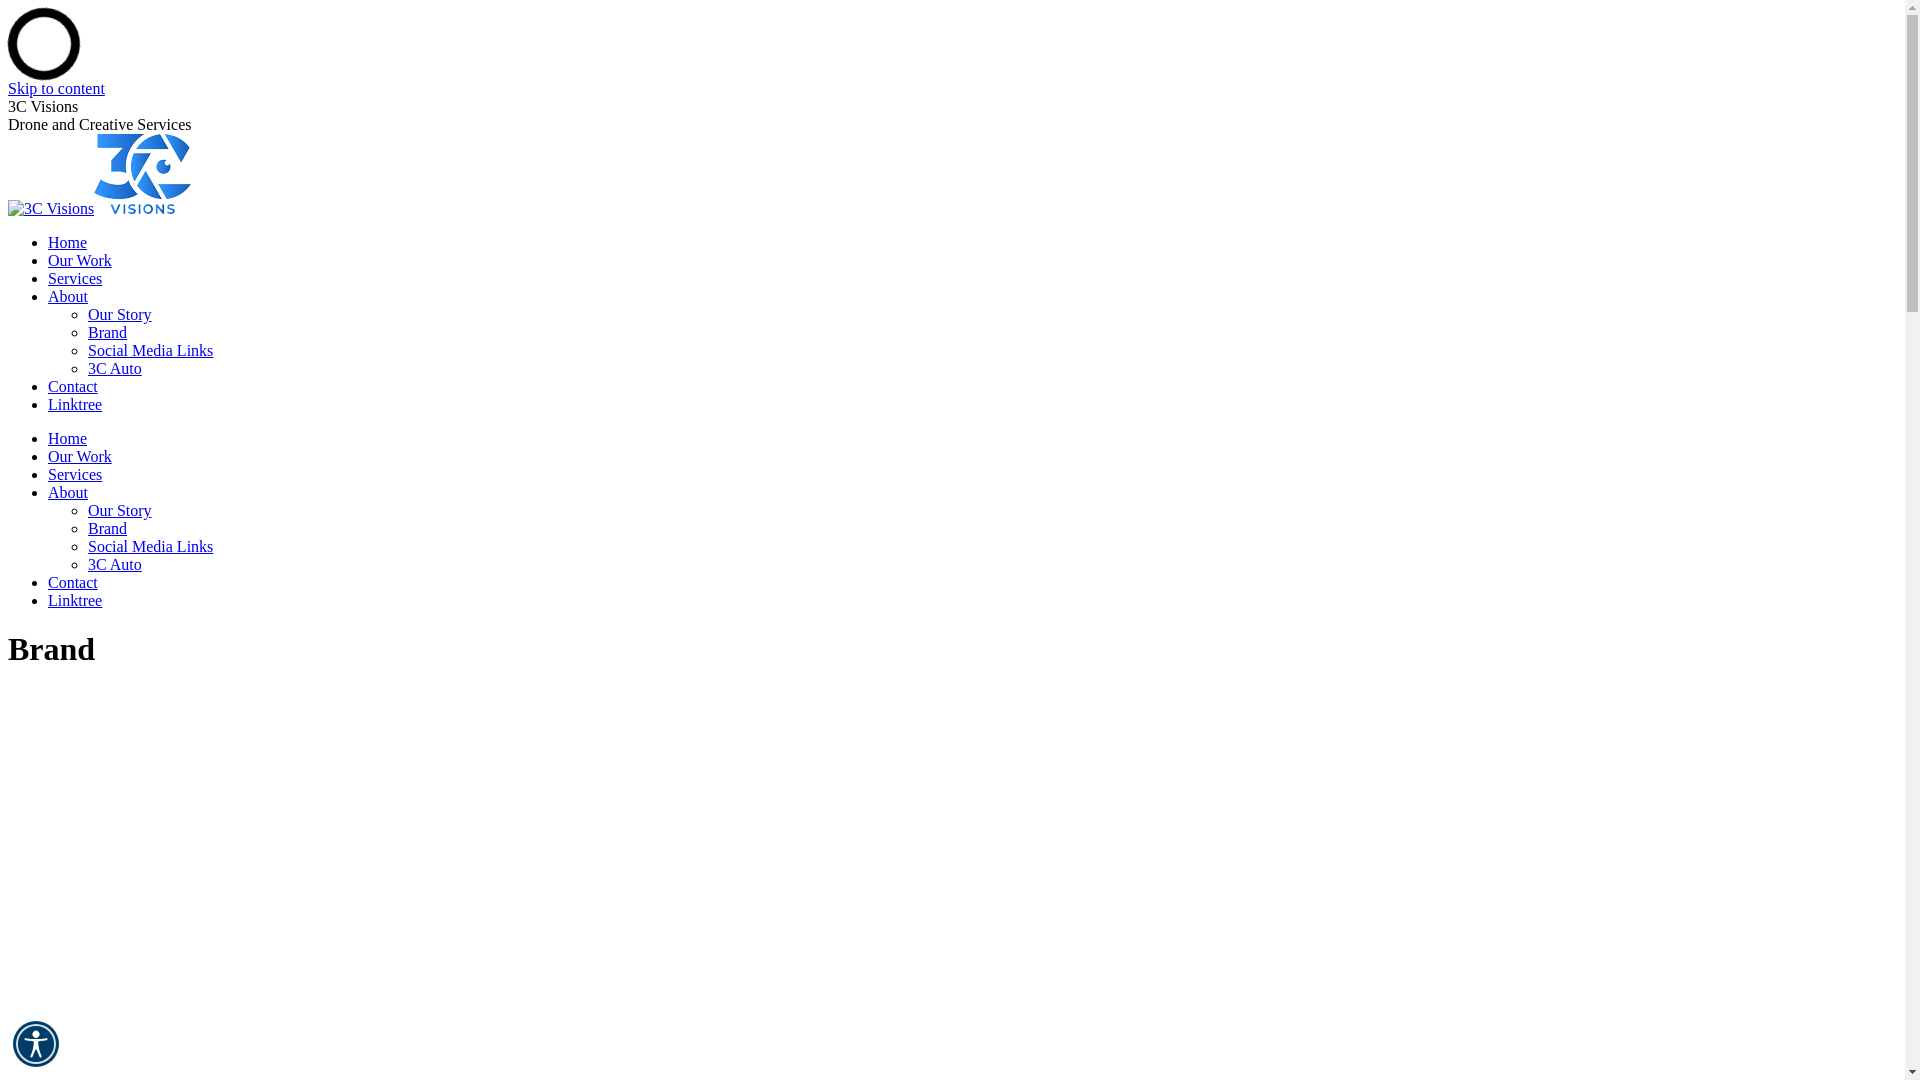 Image resolution: width=1920 pixels, height=1080 pixels. What do you see at coordinates (80, 456) in the screenshot?
I see `'Our Work'` at bounding box center [80, 456].